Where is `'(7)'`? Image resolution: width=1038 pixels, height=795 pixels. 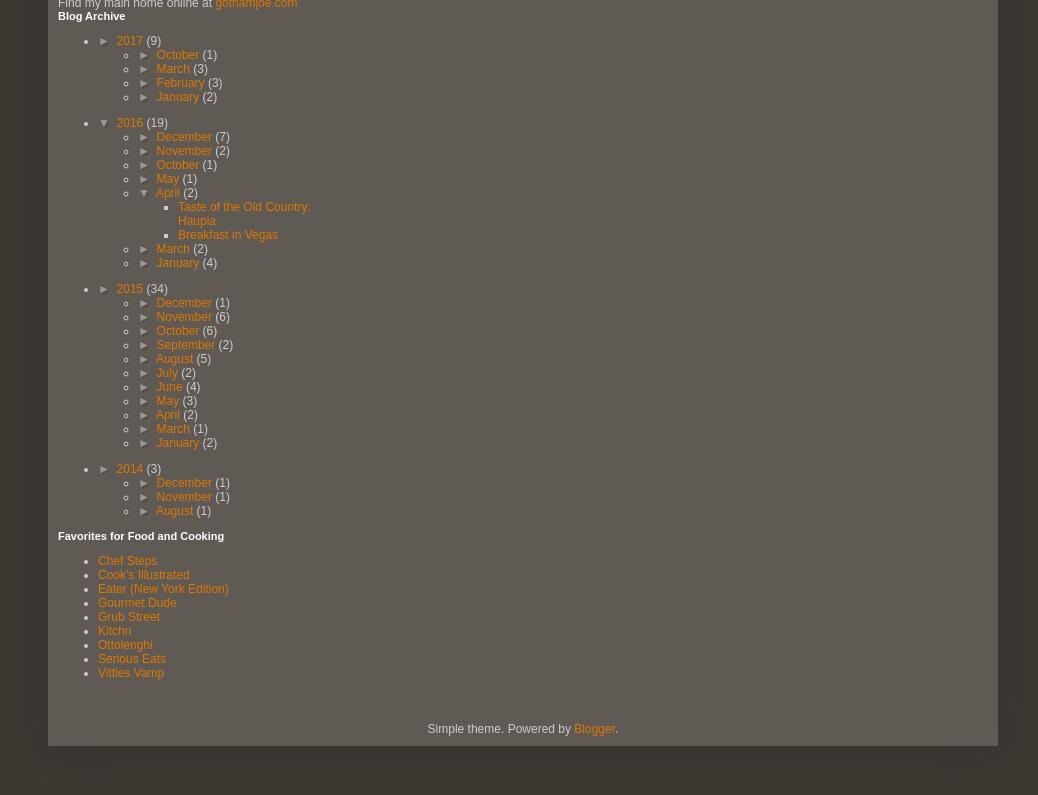 '(7)' is located at coordinates (213, 136).